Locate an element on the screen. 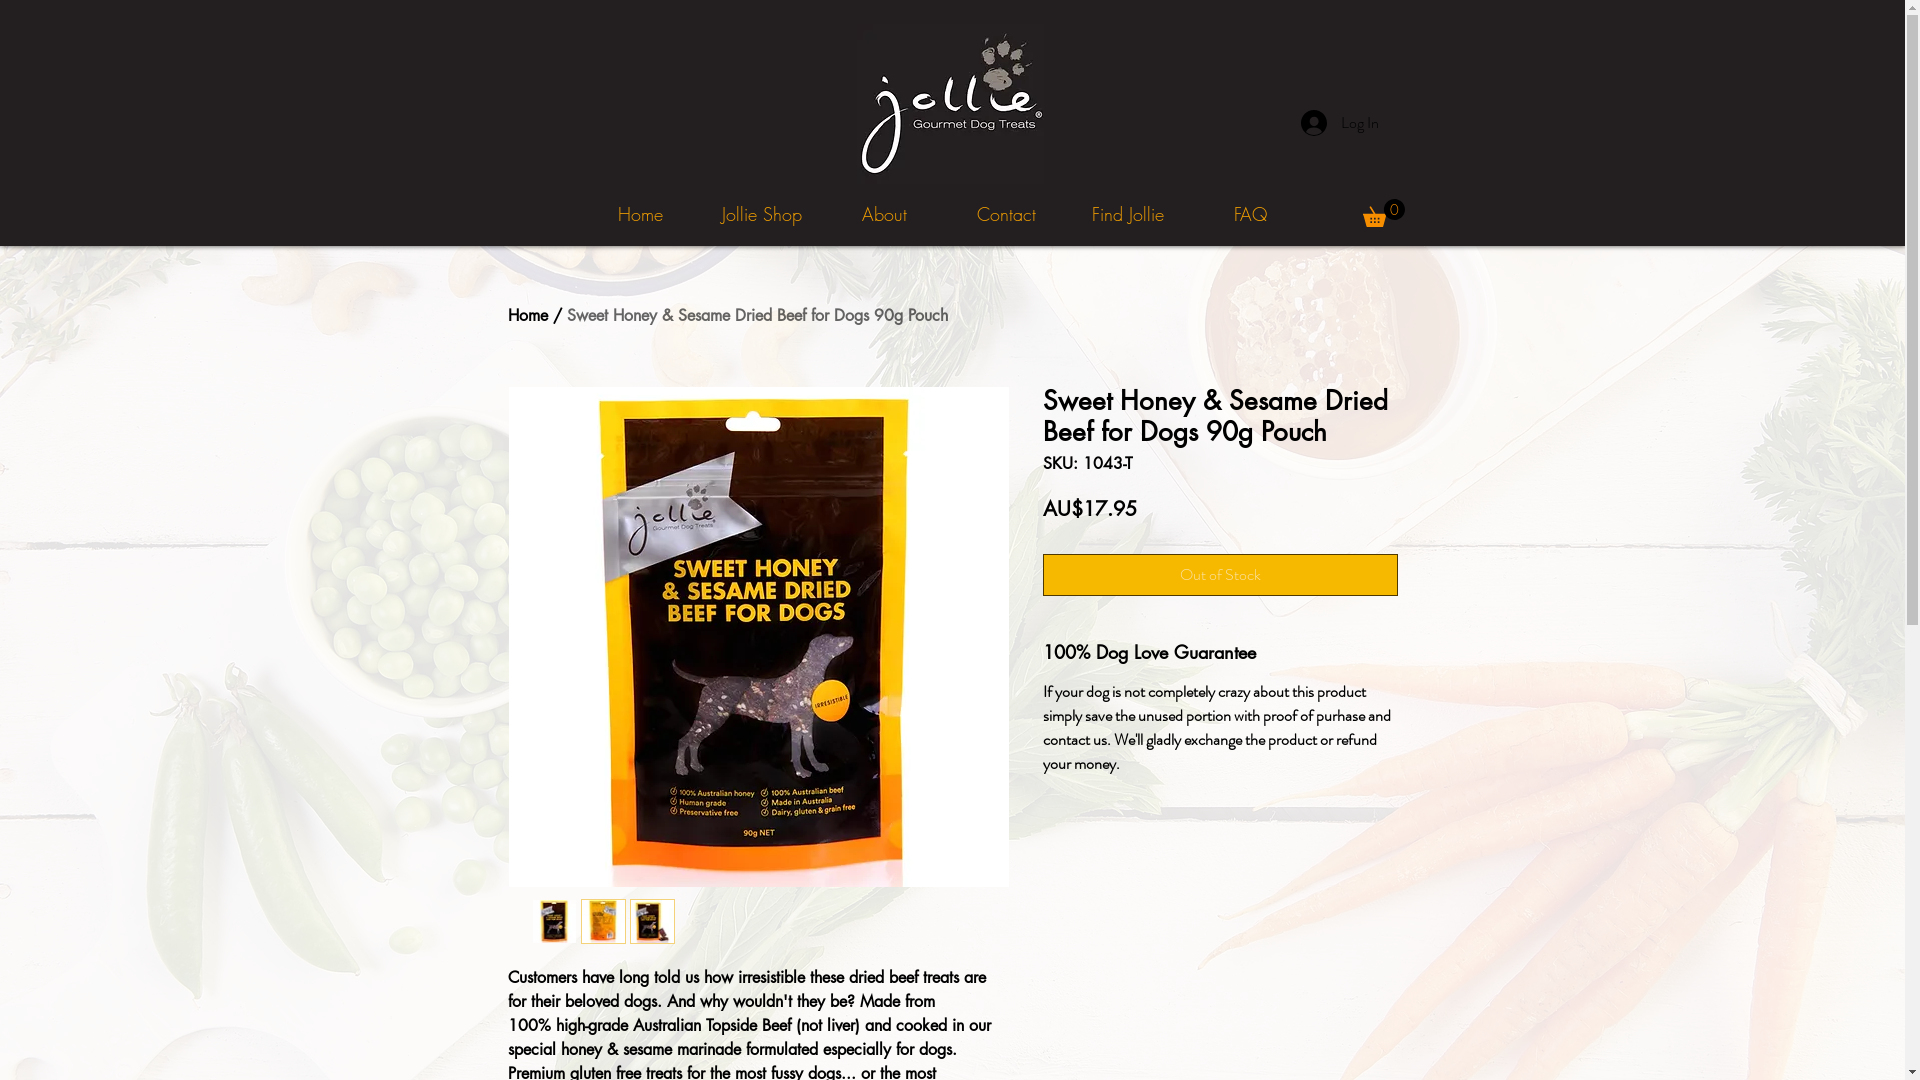 This screenshot has width=1920, height=1080. 'Home' is located at coordinates (528, 315).